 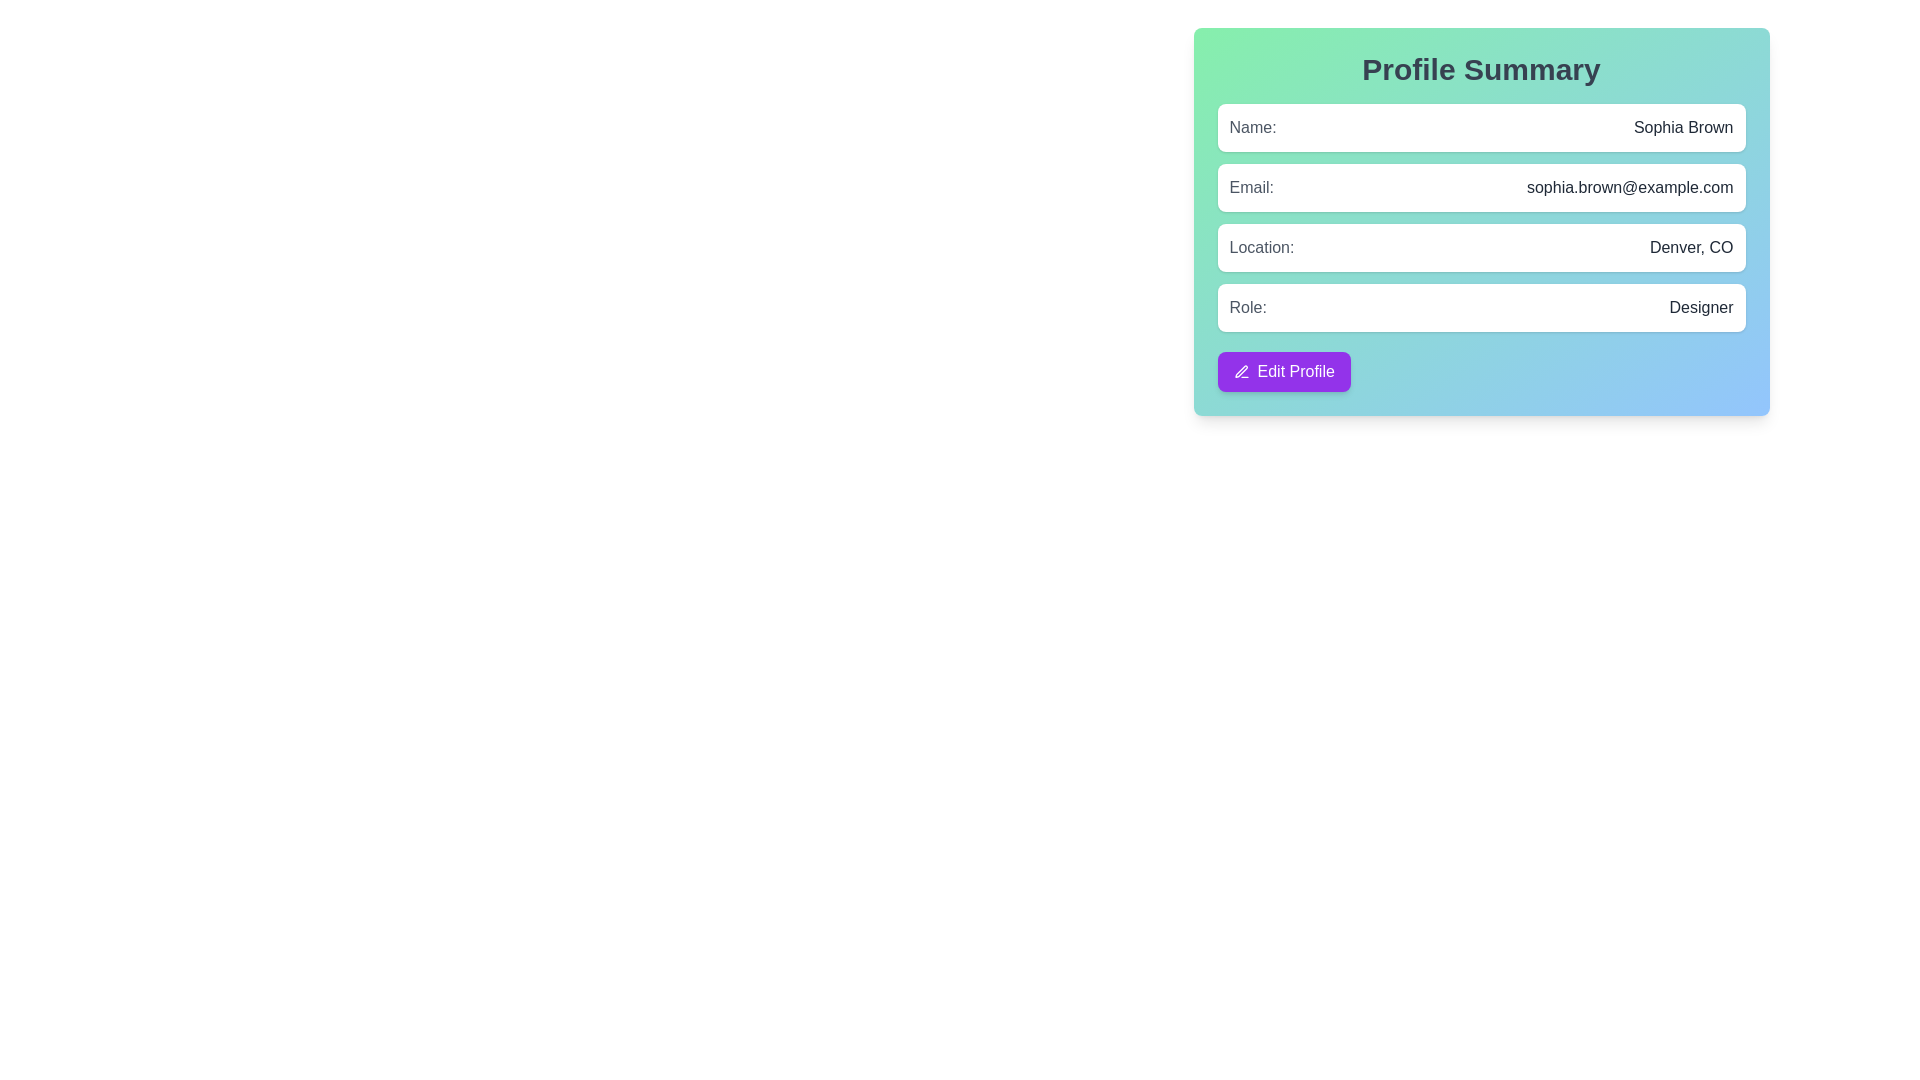 What do you see at coordinates (1251, 127) in the screenshot?
I see `the text label that reads 'Name:' which is styled with a medium-weight font and gray color, located on the left side of a horizontal row in the profile summary section` at bounding box center [1251, 127].